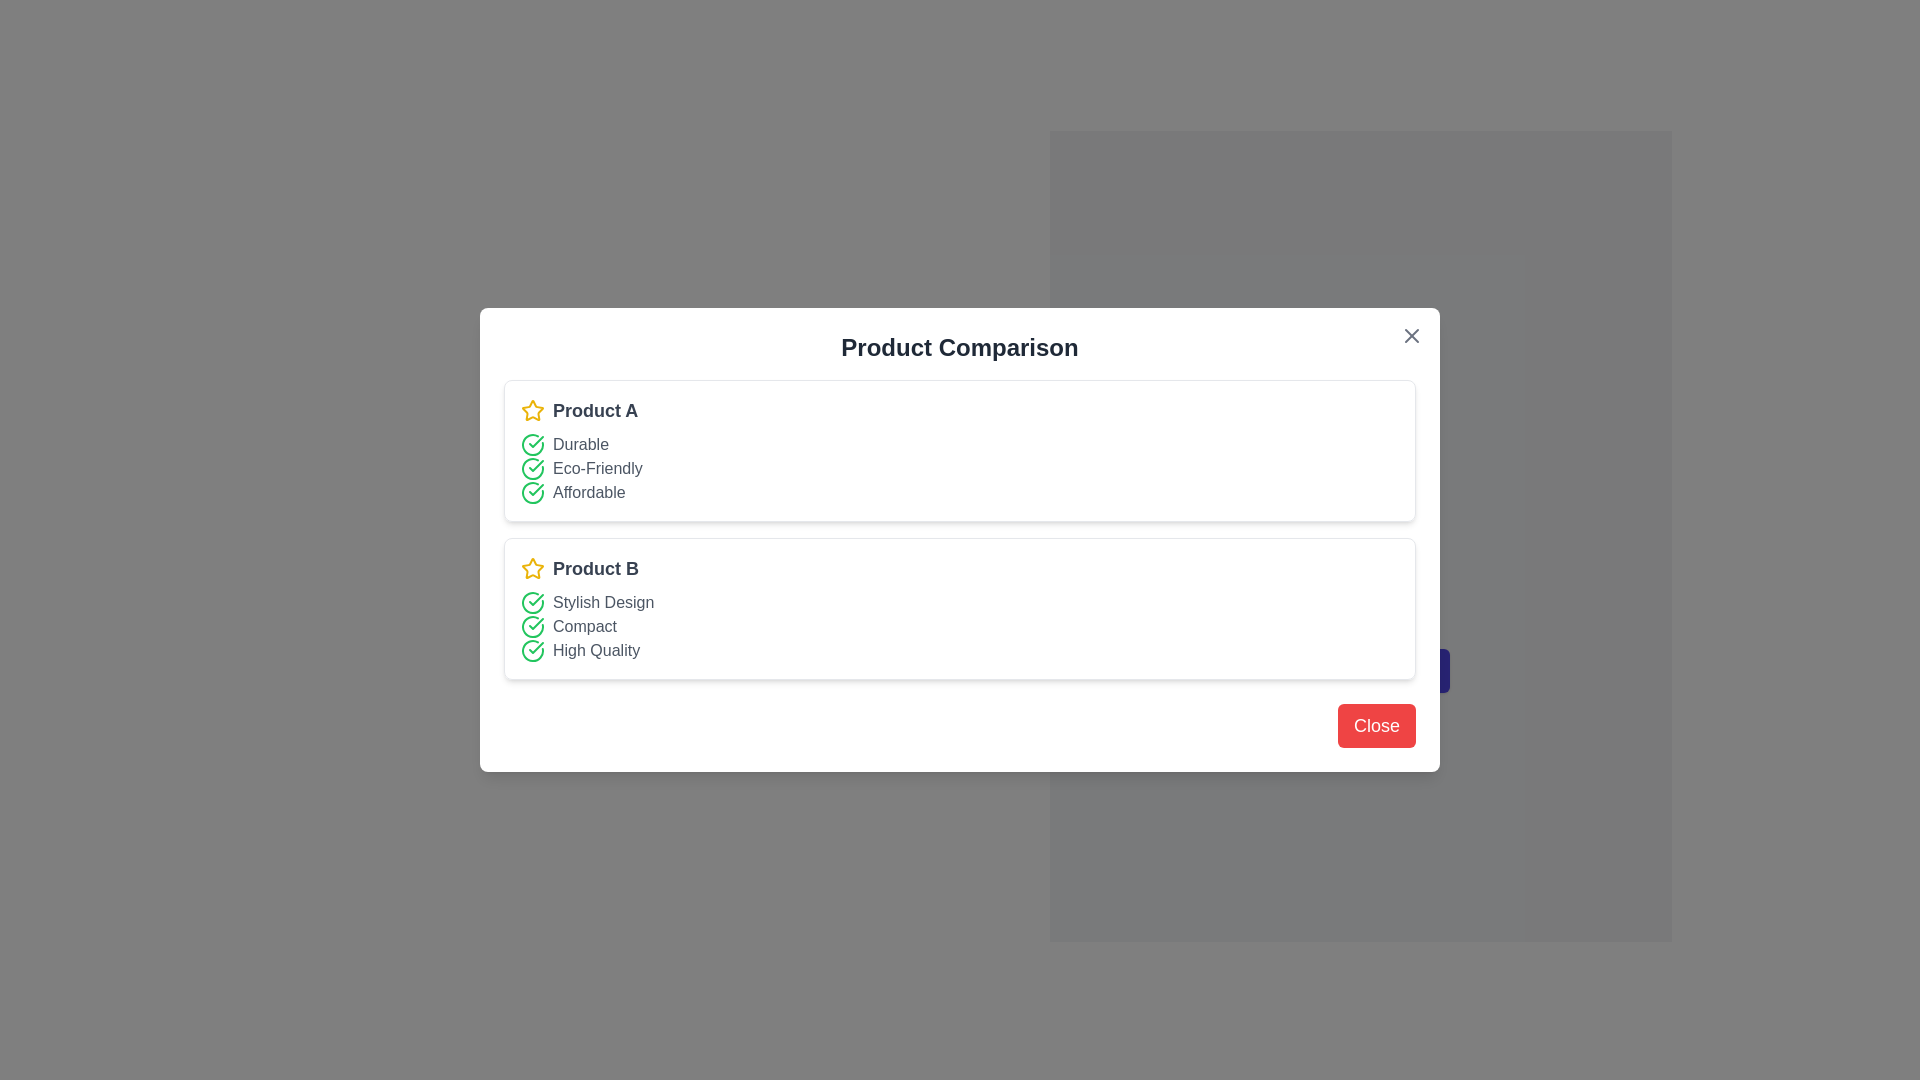  Describe the element at coordinates (536, 648) in the screenshot. I see `the second checkmark icon styled in green, indicating a verified status, located in the 'Product B' section adjacent to the text 'Compact'` at that location.